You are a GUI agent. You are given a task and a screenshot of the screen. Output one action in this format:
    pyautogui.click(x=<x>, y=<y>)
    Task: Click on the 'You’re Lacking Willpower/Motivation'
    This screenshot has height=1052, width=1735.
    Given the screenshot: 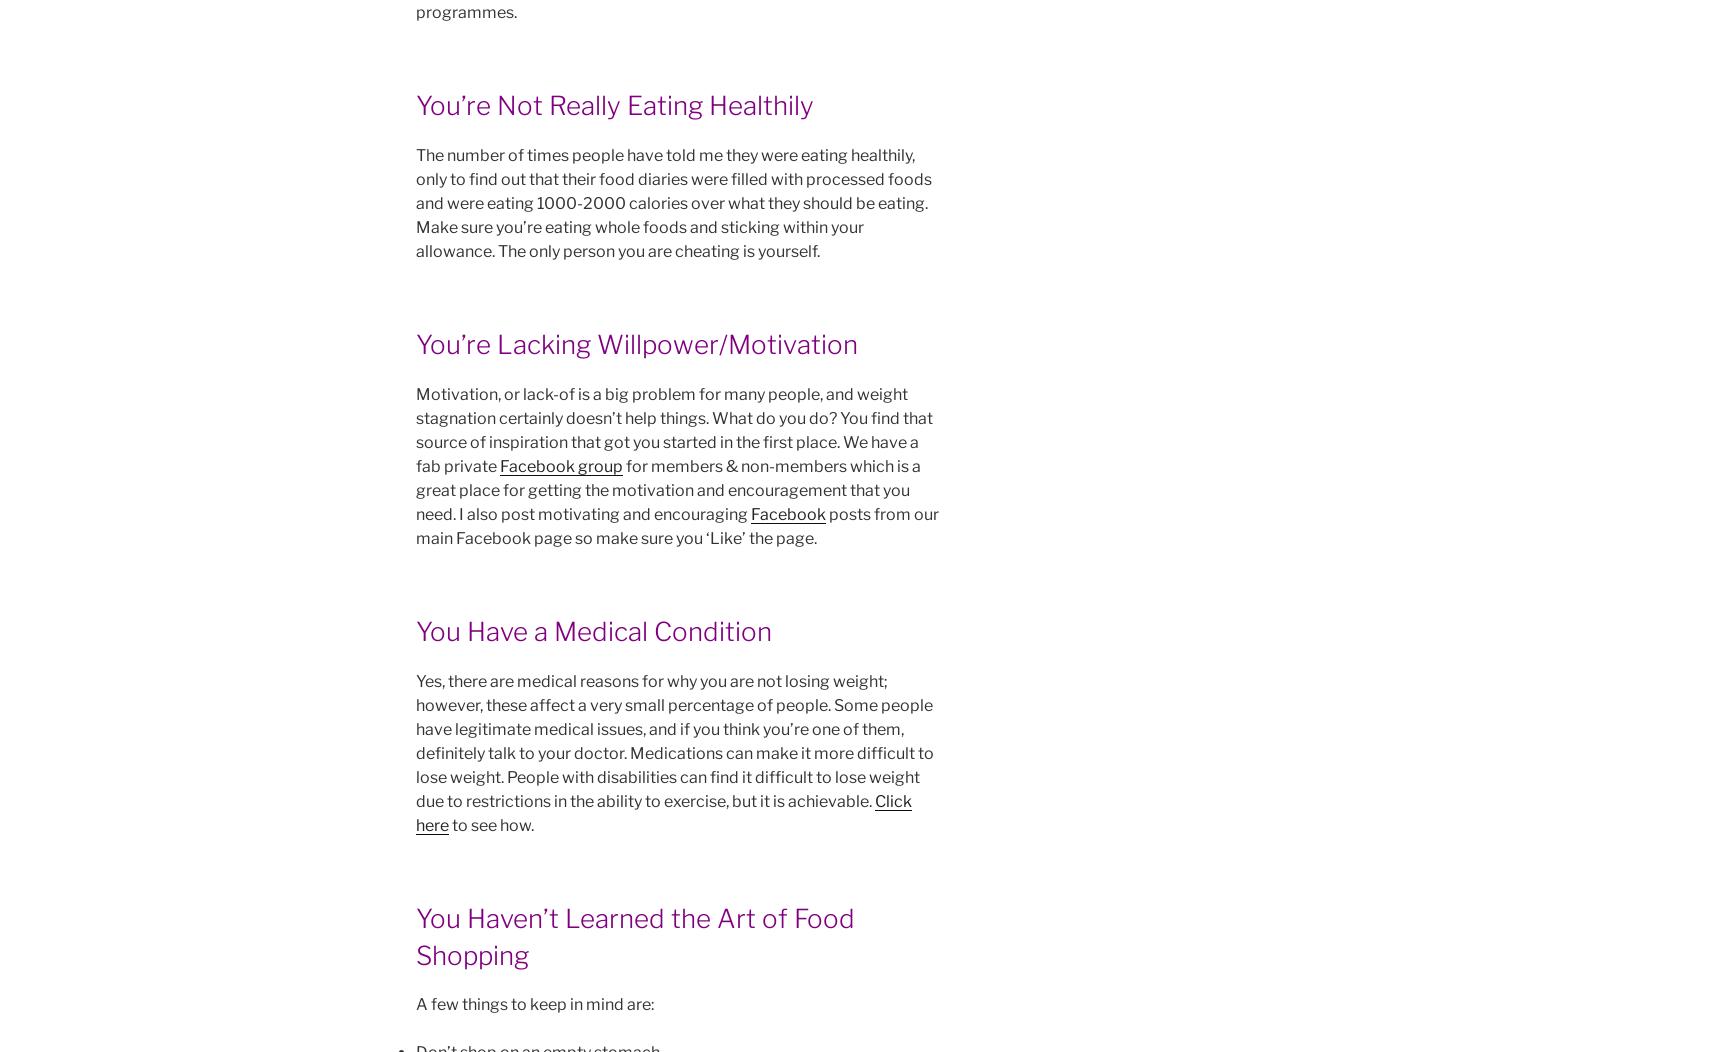 What is the action you would take?
    pyautogui.click(x=636, y=343)
    